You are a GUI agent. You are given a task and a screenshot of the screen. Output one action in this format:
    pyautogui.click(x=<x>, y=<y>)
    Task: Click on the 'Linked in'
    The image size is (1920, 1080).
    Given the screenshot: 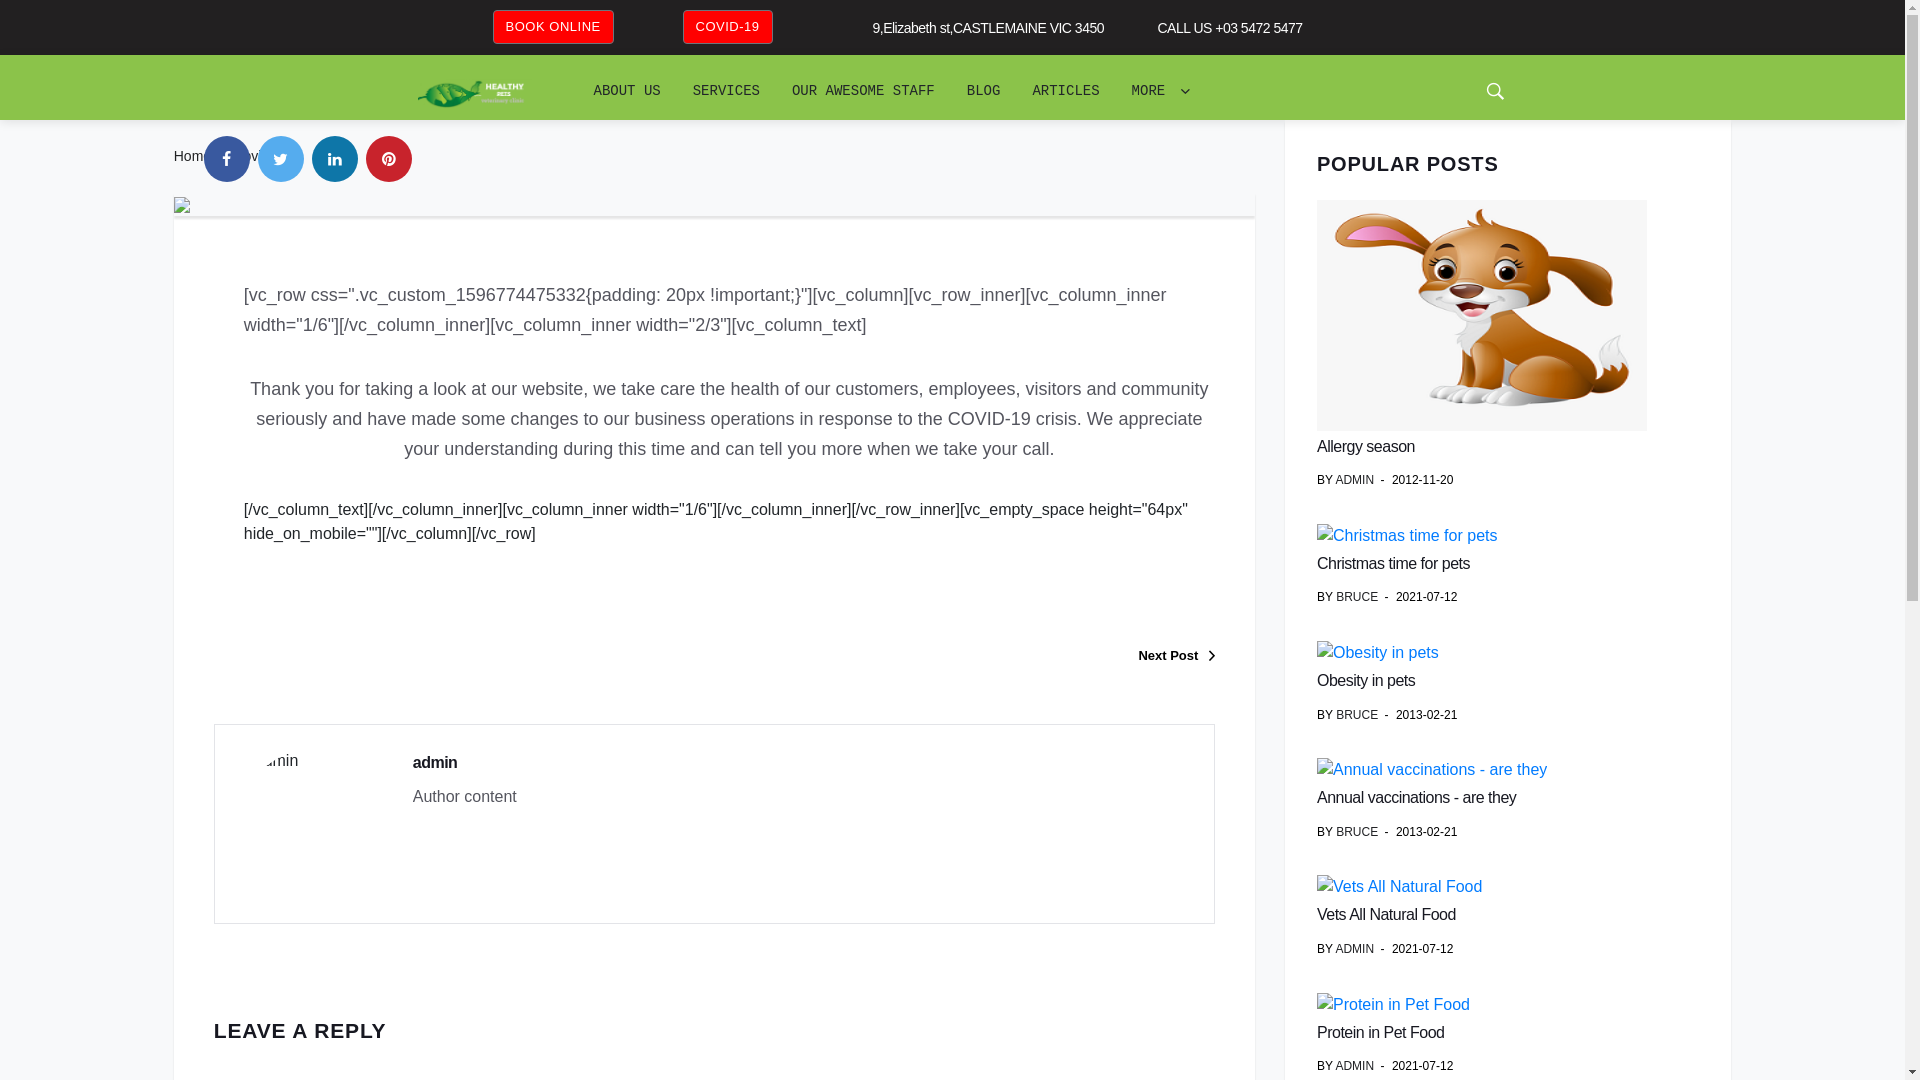 What is the action you would take?
    pyautogui.click(x=335, y=157)
    